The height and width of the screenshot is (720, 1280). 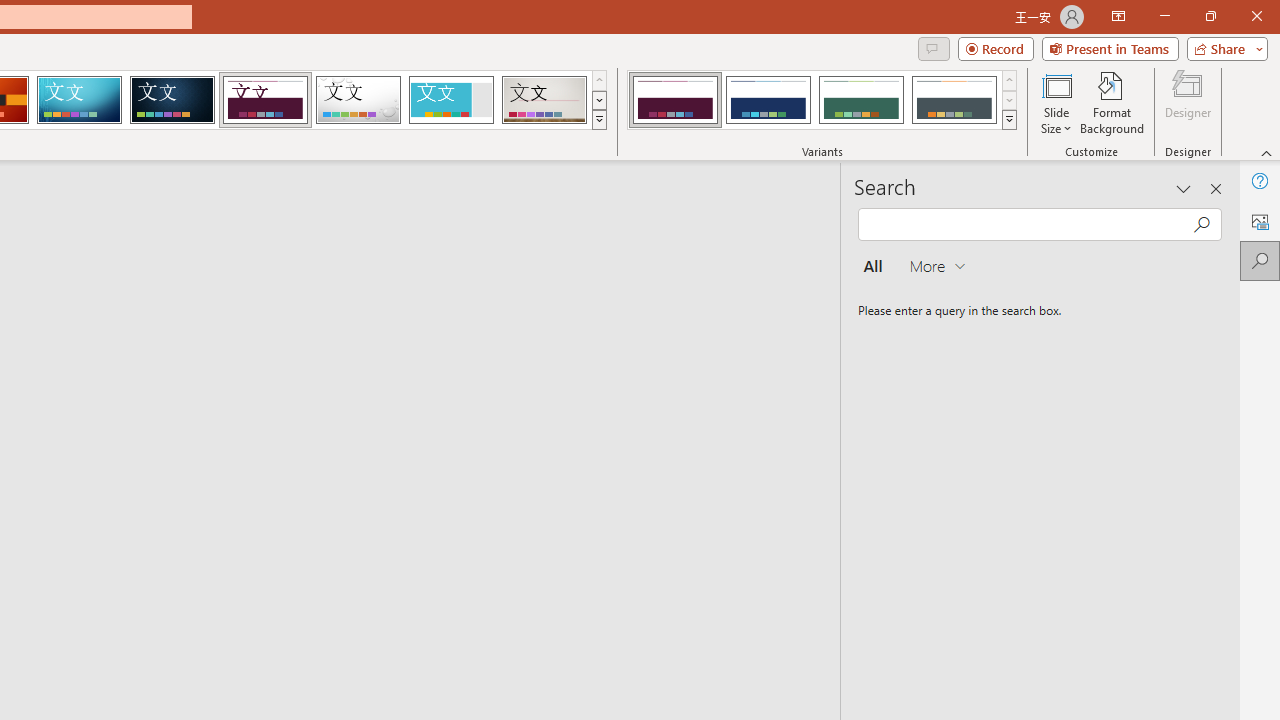 I want to click on 'Droplet', so click(x=358, y=100).